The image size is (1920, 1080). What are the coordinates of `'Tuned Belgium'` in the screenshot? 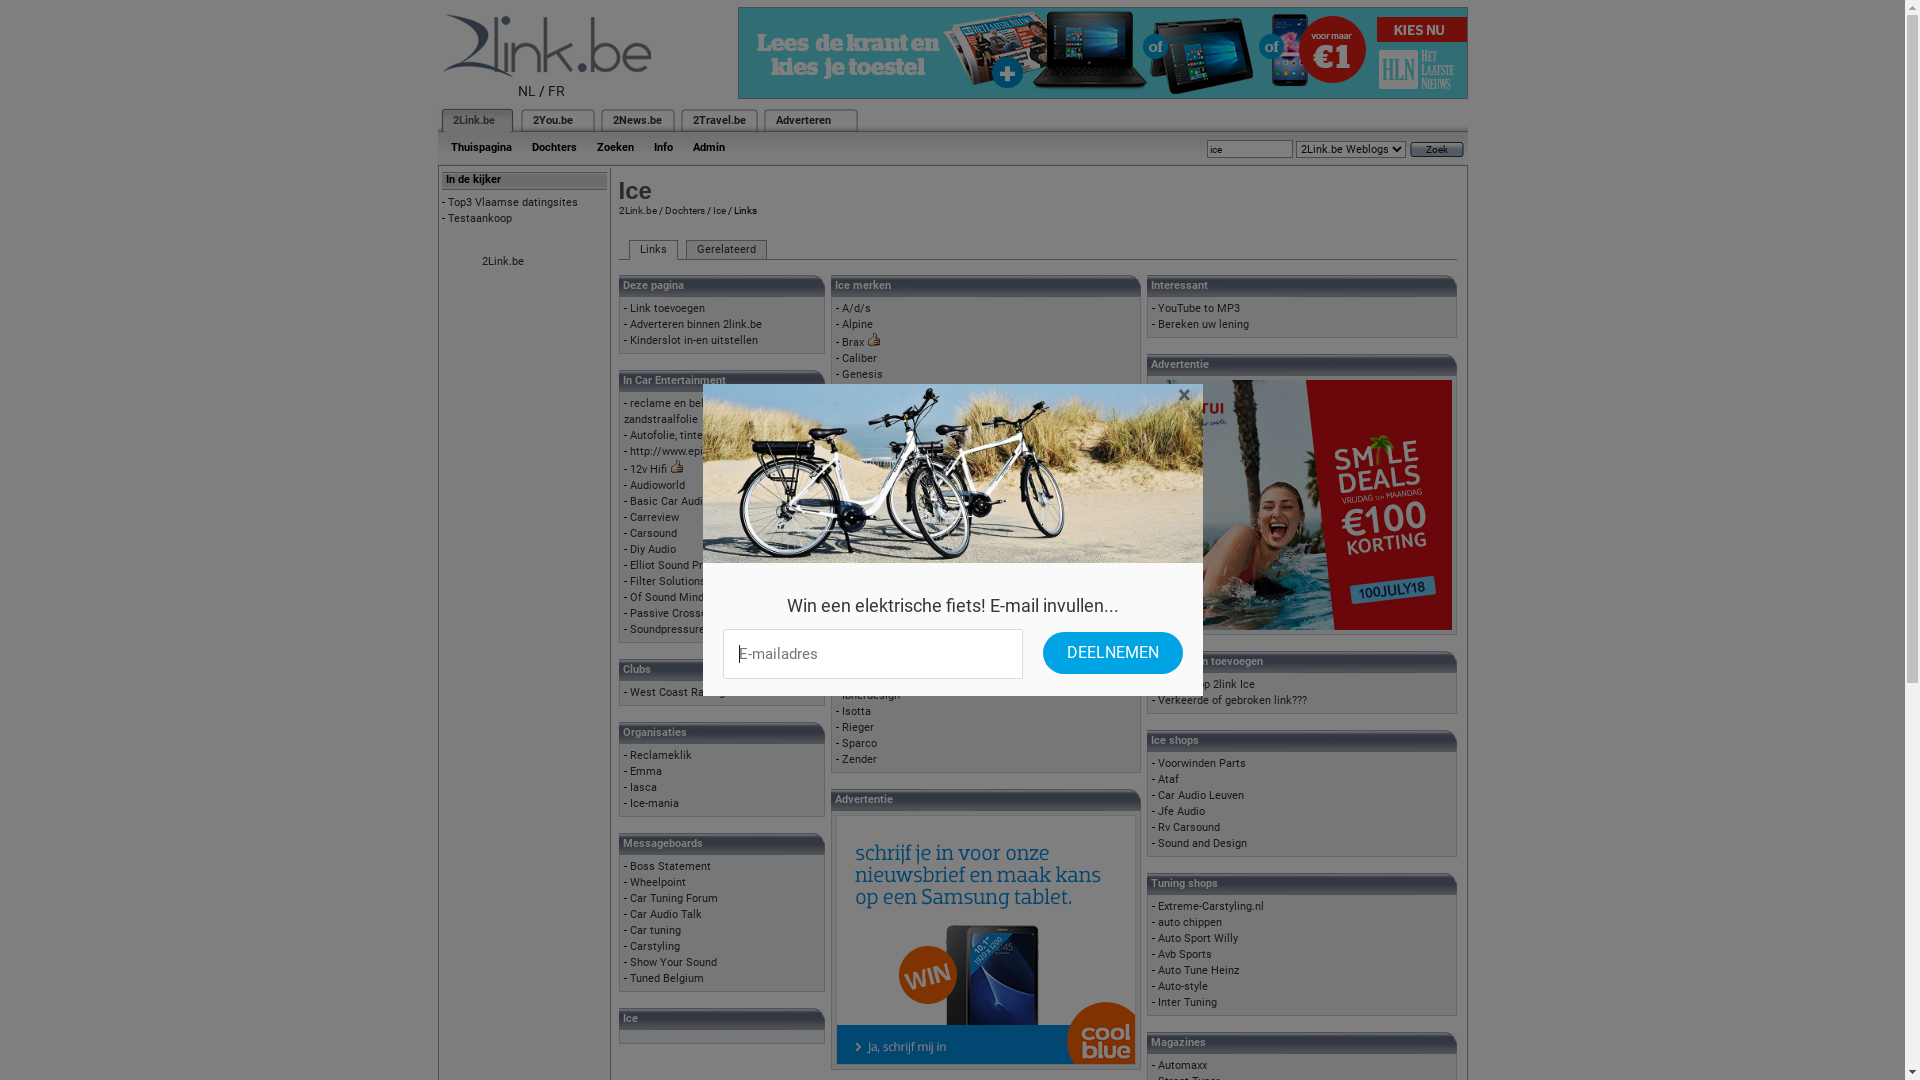 It's located at (667, 977).